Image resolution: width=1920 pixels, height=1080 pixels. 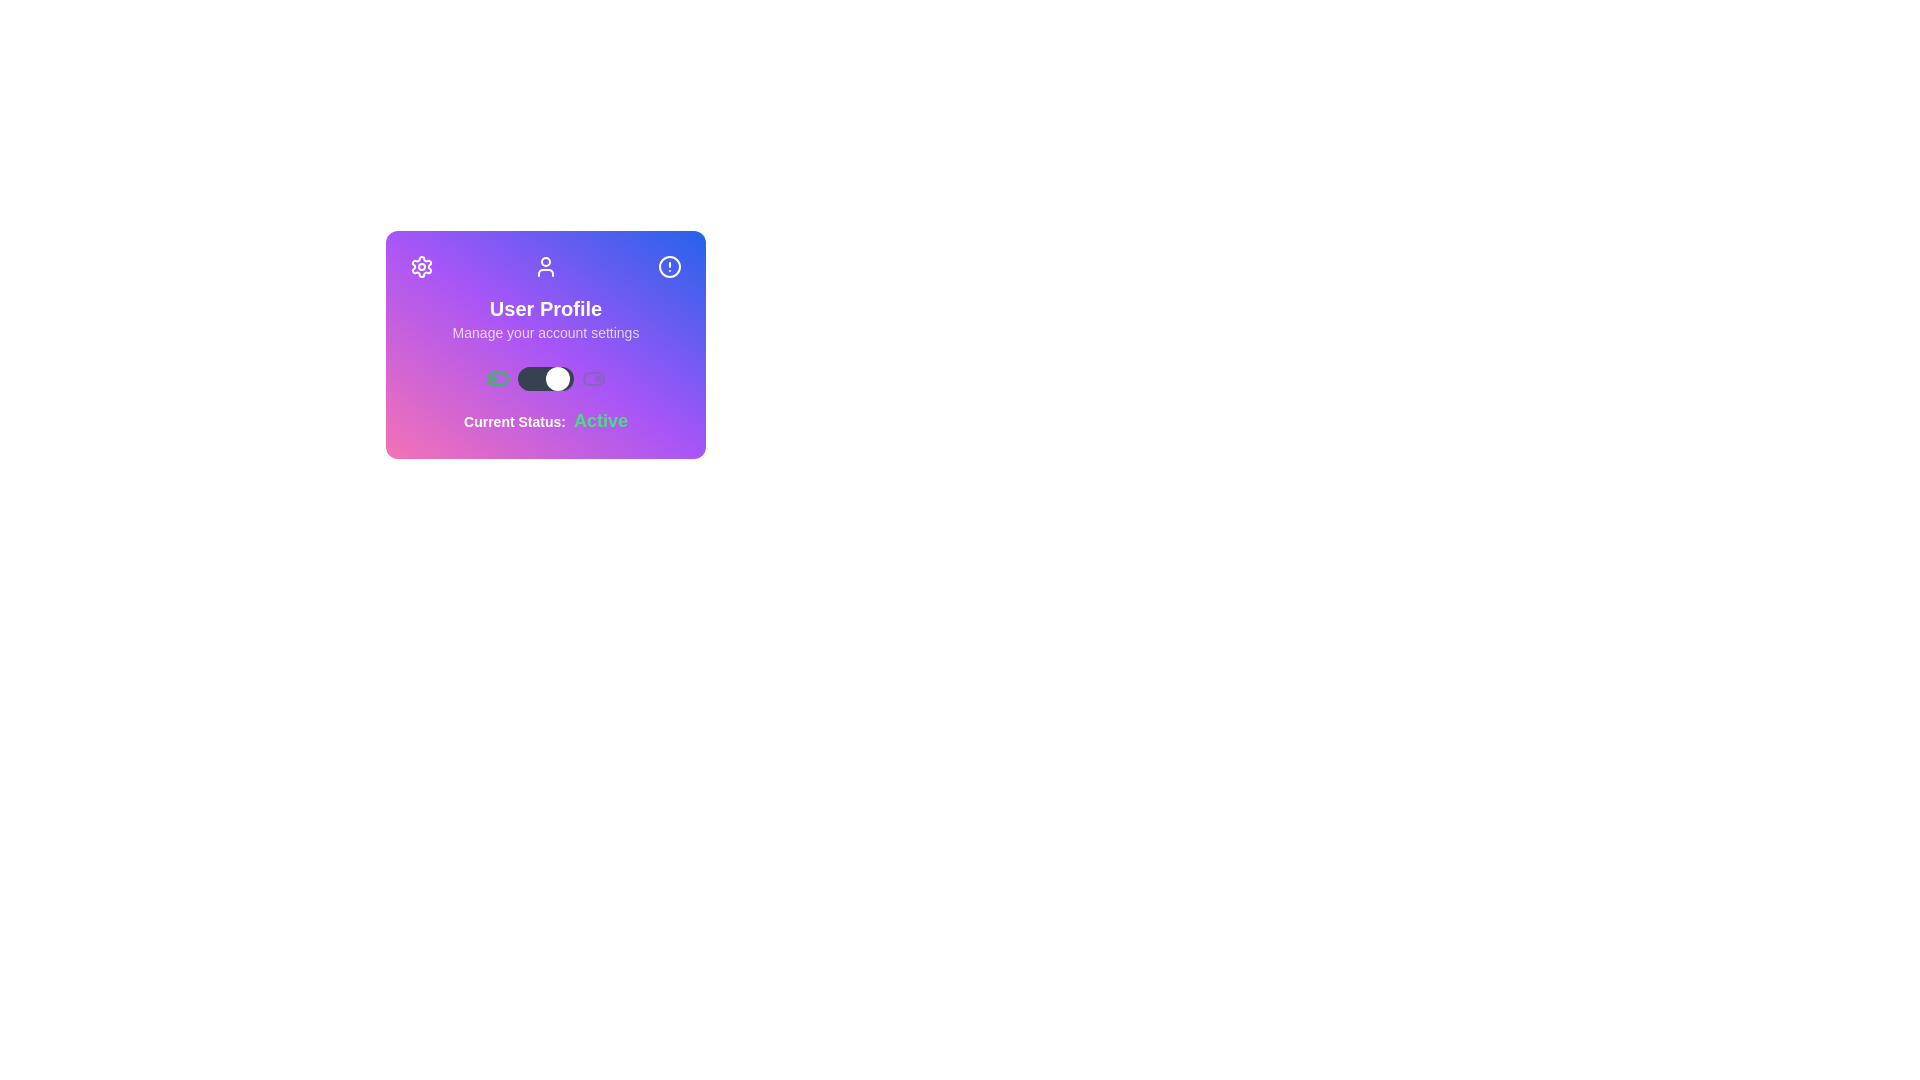 What do you see at coordinates (546, 265) in the screenshot?
I see `the user profile icon located at the center of the top row of the card structure, positioned between the gear icon and the alert sign icon` at bounding box center [546, 265].